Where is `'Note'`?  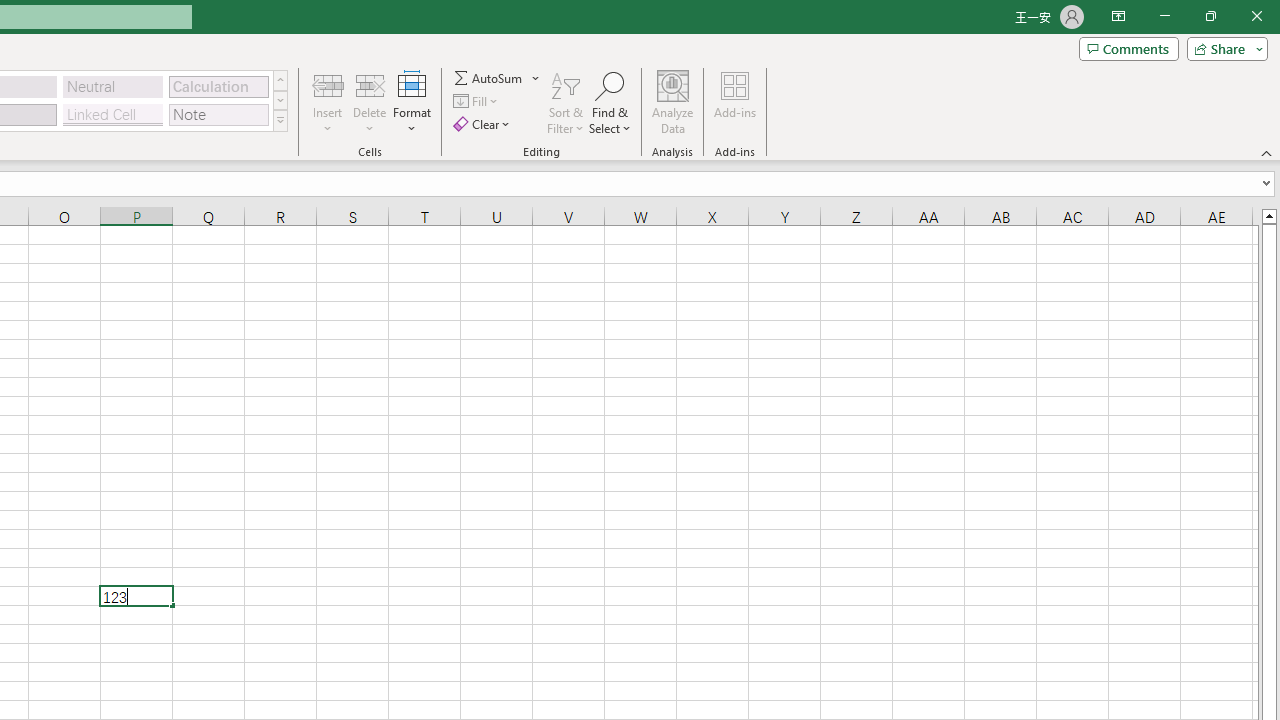 'Note' is located at coordinates (218, 114).